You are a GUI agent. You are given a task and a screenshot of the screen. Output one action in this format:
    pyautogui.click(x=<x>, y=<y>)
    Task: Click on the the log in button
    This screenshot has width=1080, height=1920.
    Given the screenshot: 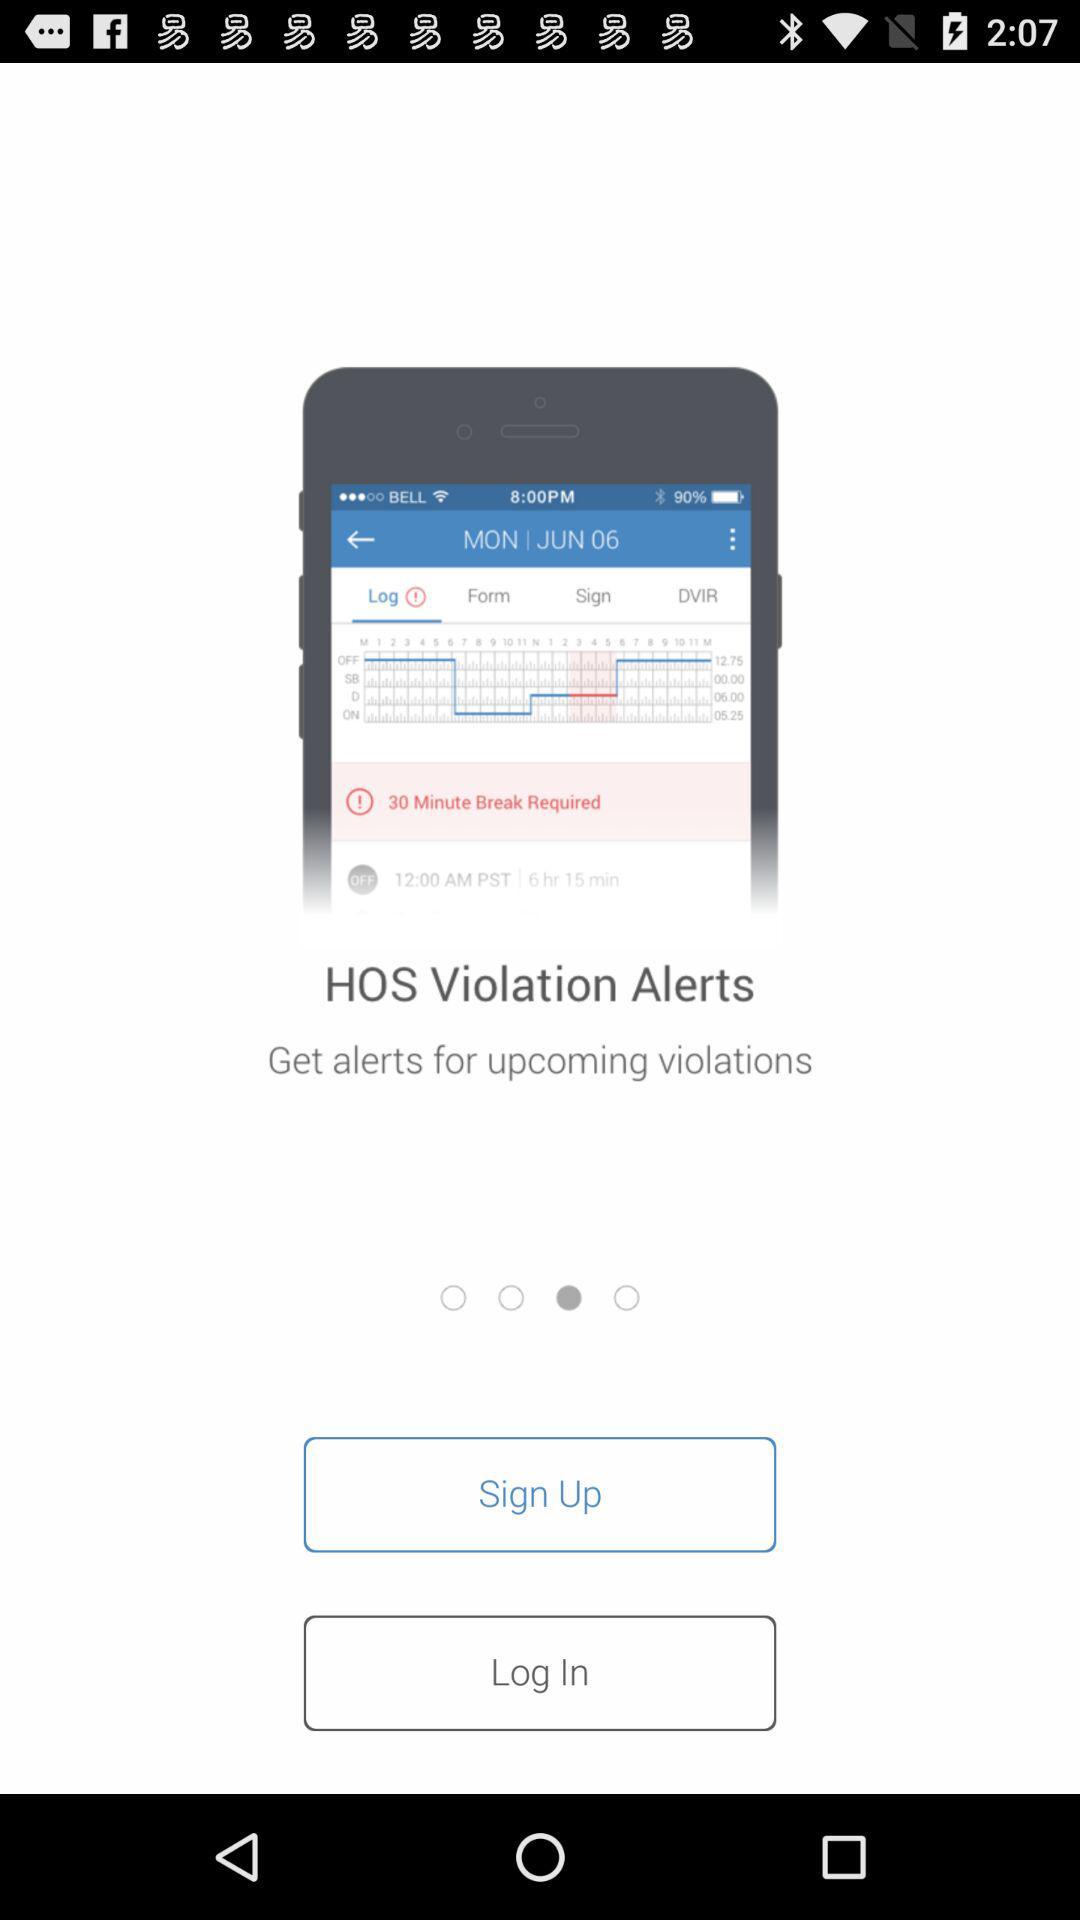 What is the action you would take?
    pyautogui.click(x=540, y=1673)
    